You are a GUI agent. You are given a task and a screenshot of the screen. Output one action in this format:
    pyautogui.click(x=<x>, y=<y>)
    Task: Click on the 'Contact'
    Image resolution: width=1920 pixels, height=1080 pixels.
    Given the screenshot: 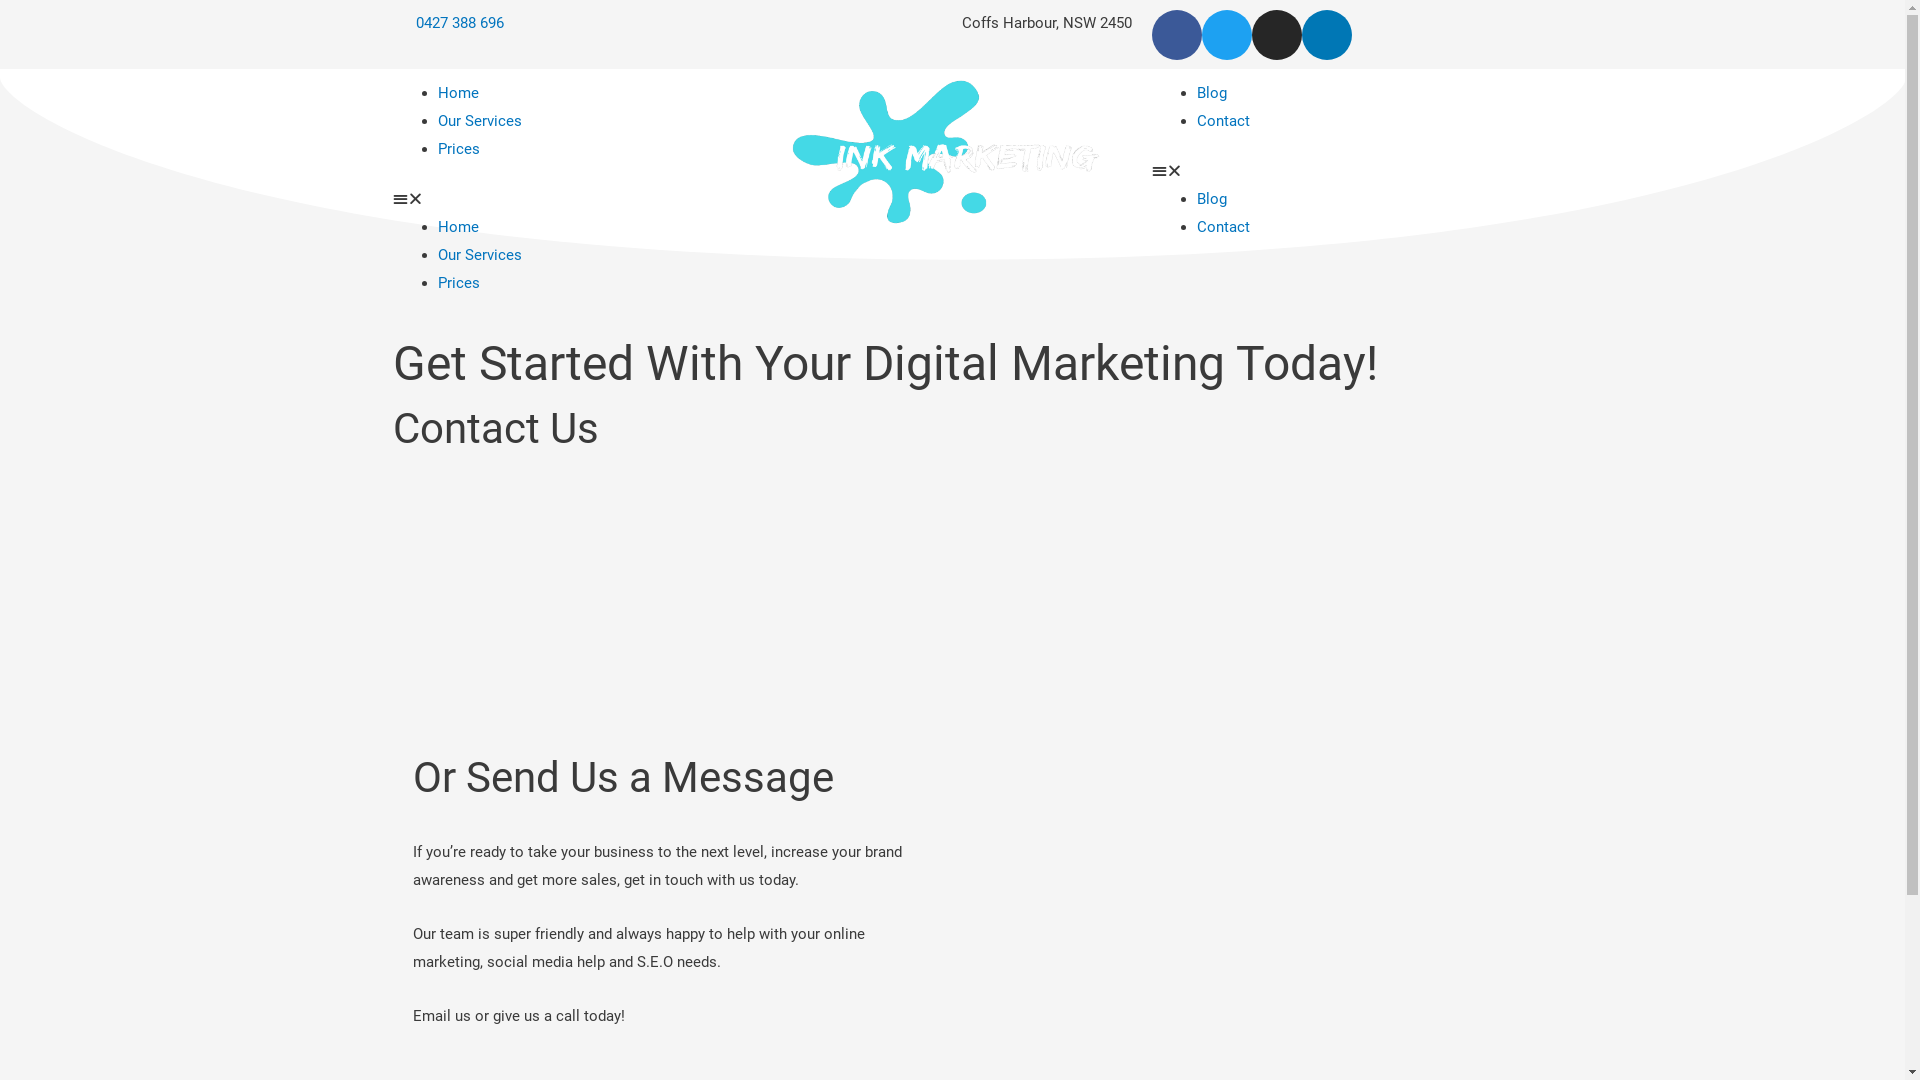 What is the action you would take?
    pyautogui.click(x=1196, y=226)
    